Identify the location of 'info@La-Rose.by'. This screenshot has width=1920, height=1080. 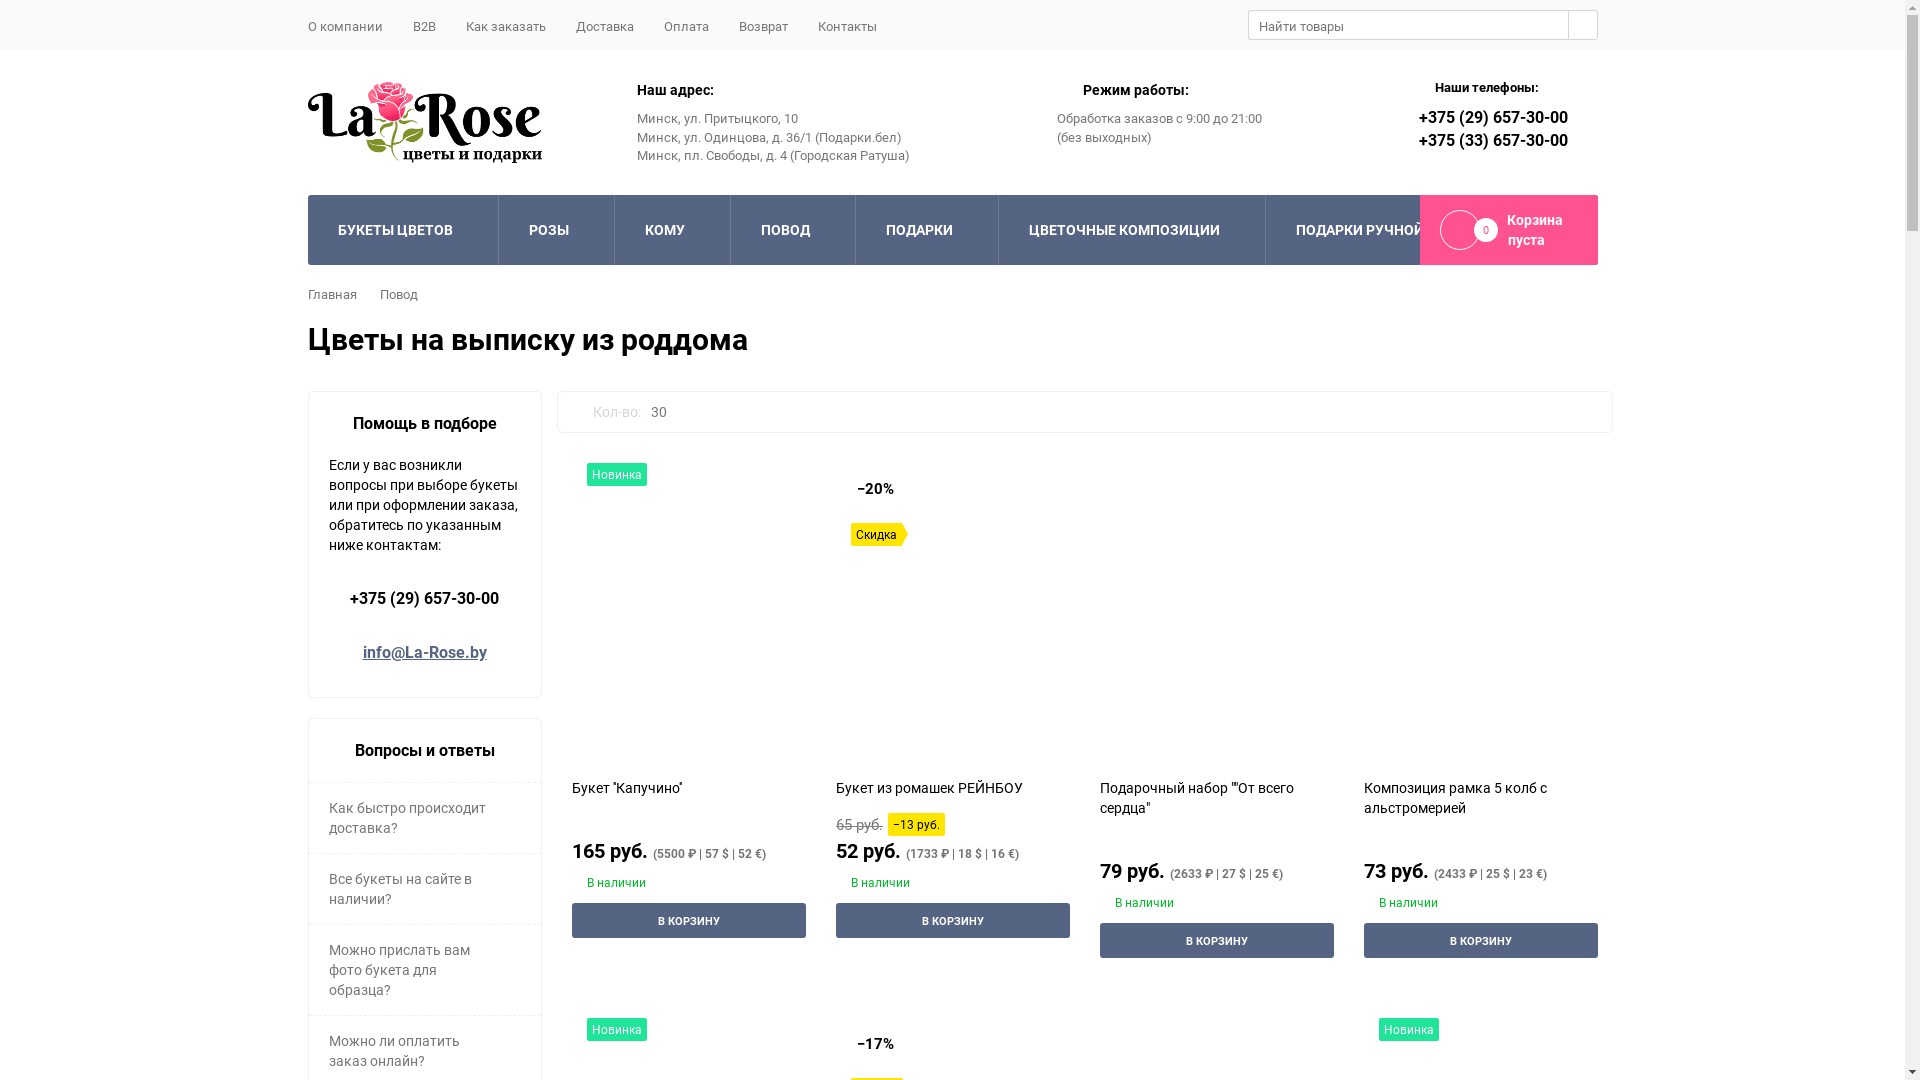
(422, 651).